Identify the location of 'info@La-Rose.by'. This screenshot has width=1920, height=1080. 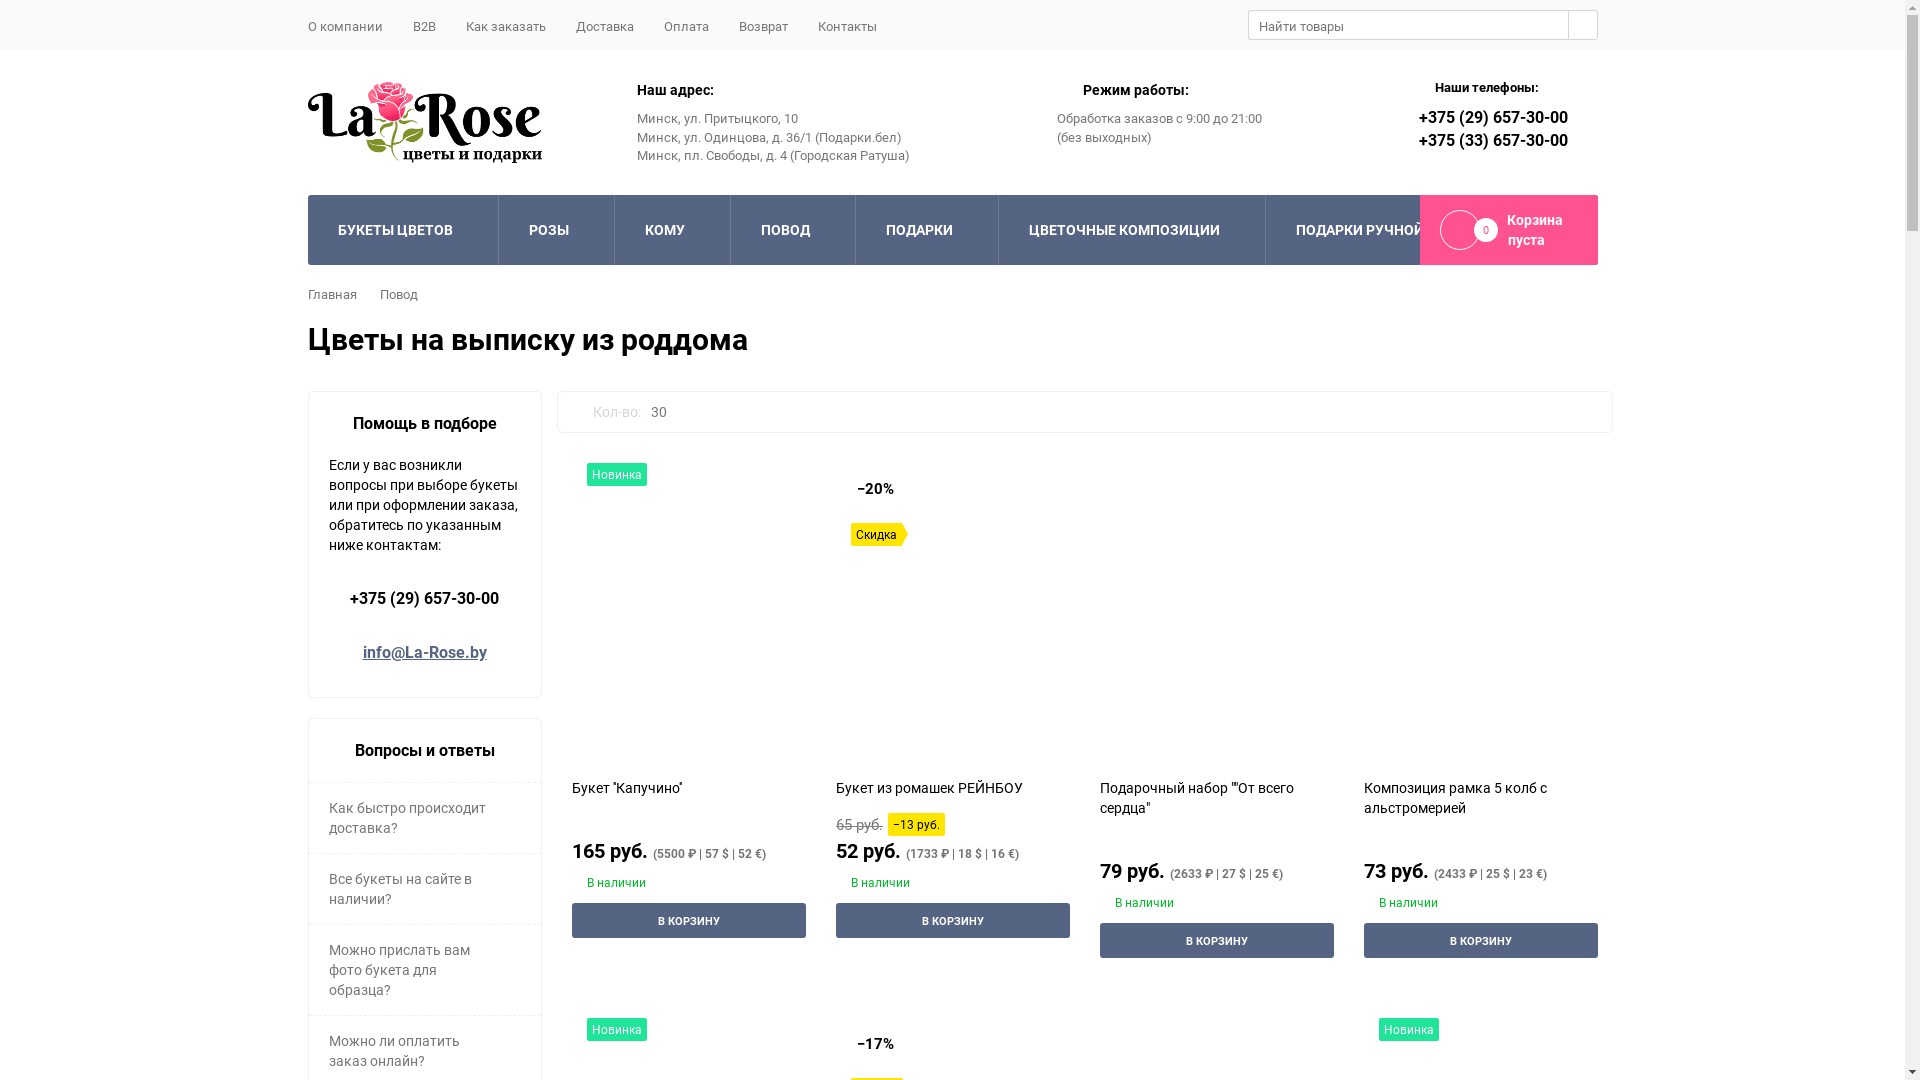
(422, 651).